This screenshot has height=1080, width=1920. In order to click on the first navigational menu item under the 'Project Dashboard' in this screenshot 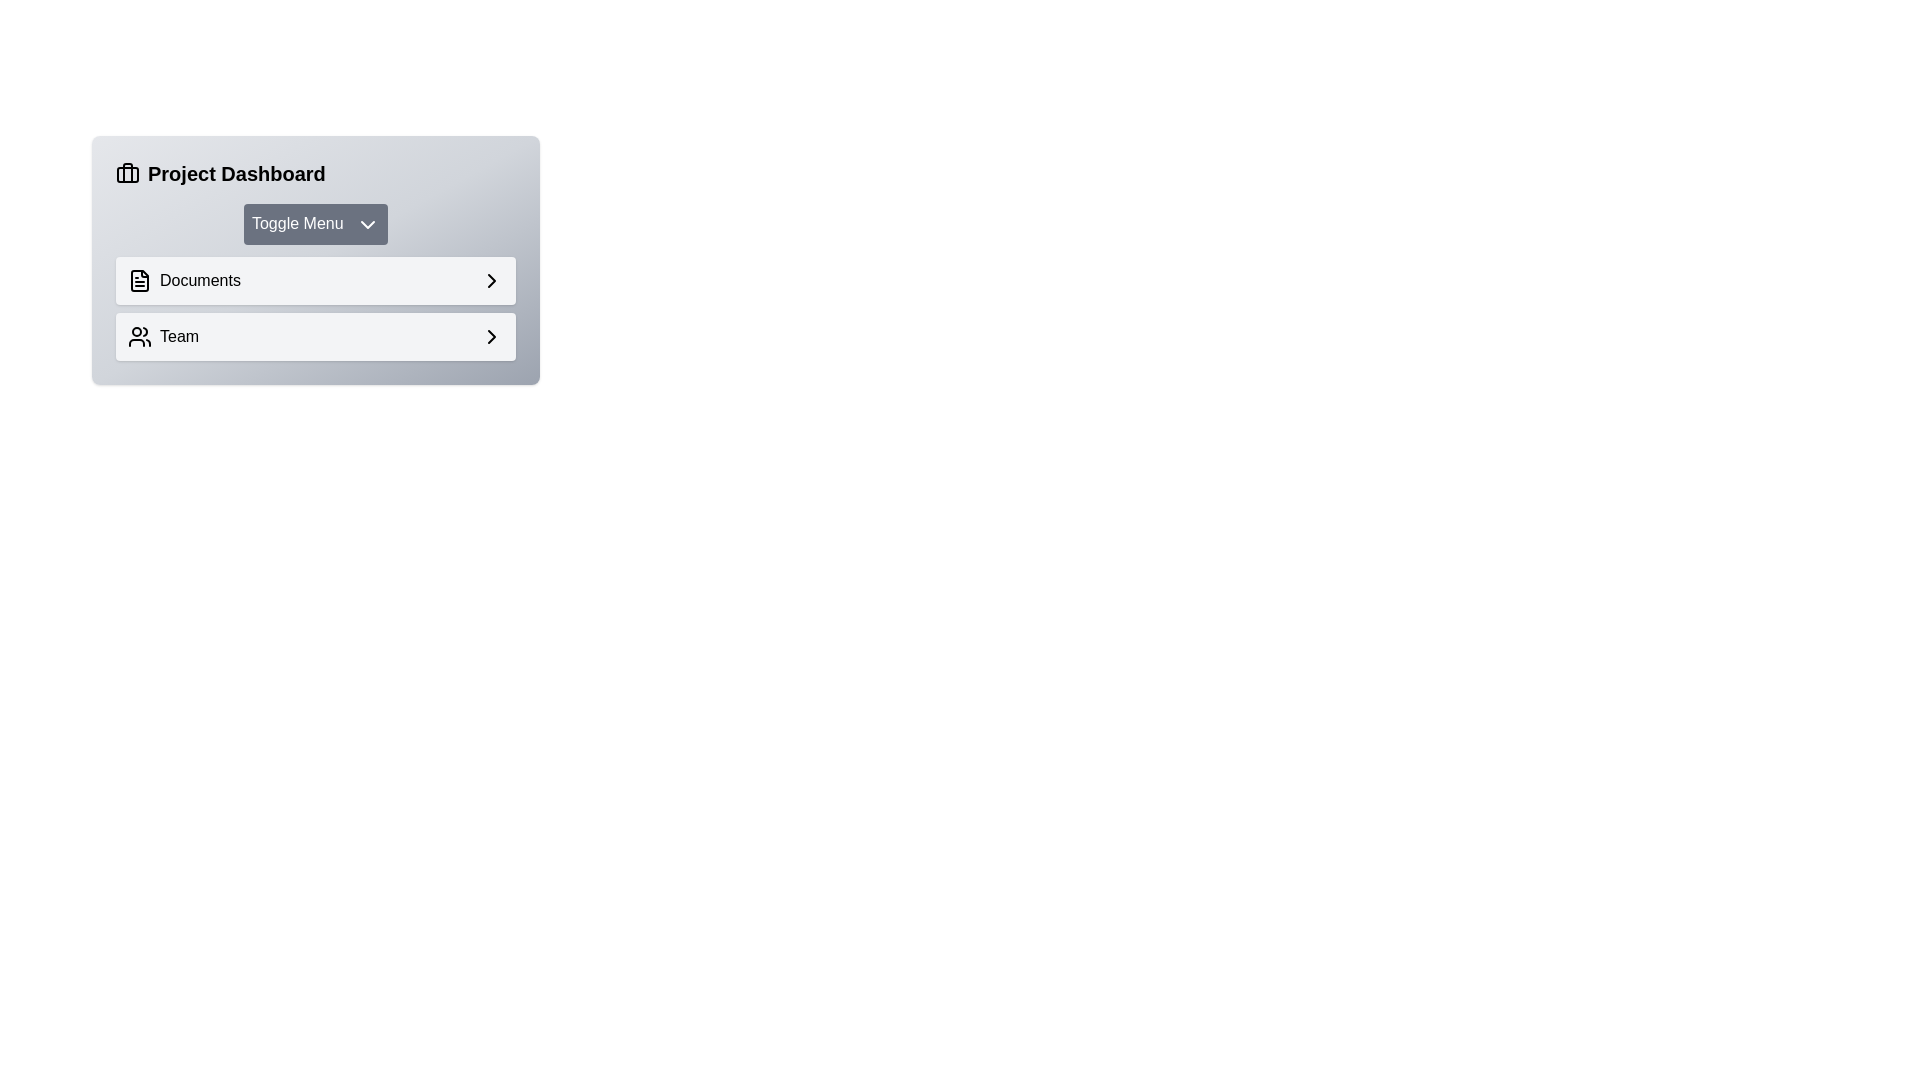, I will do `click(315, 280)`.